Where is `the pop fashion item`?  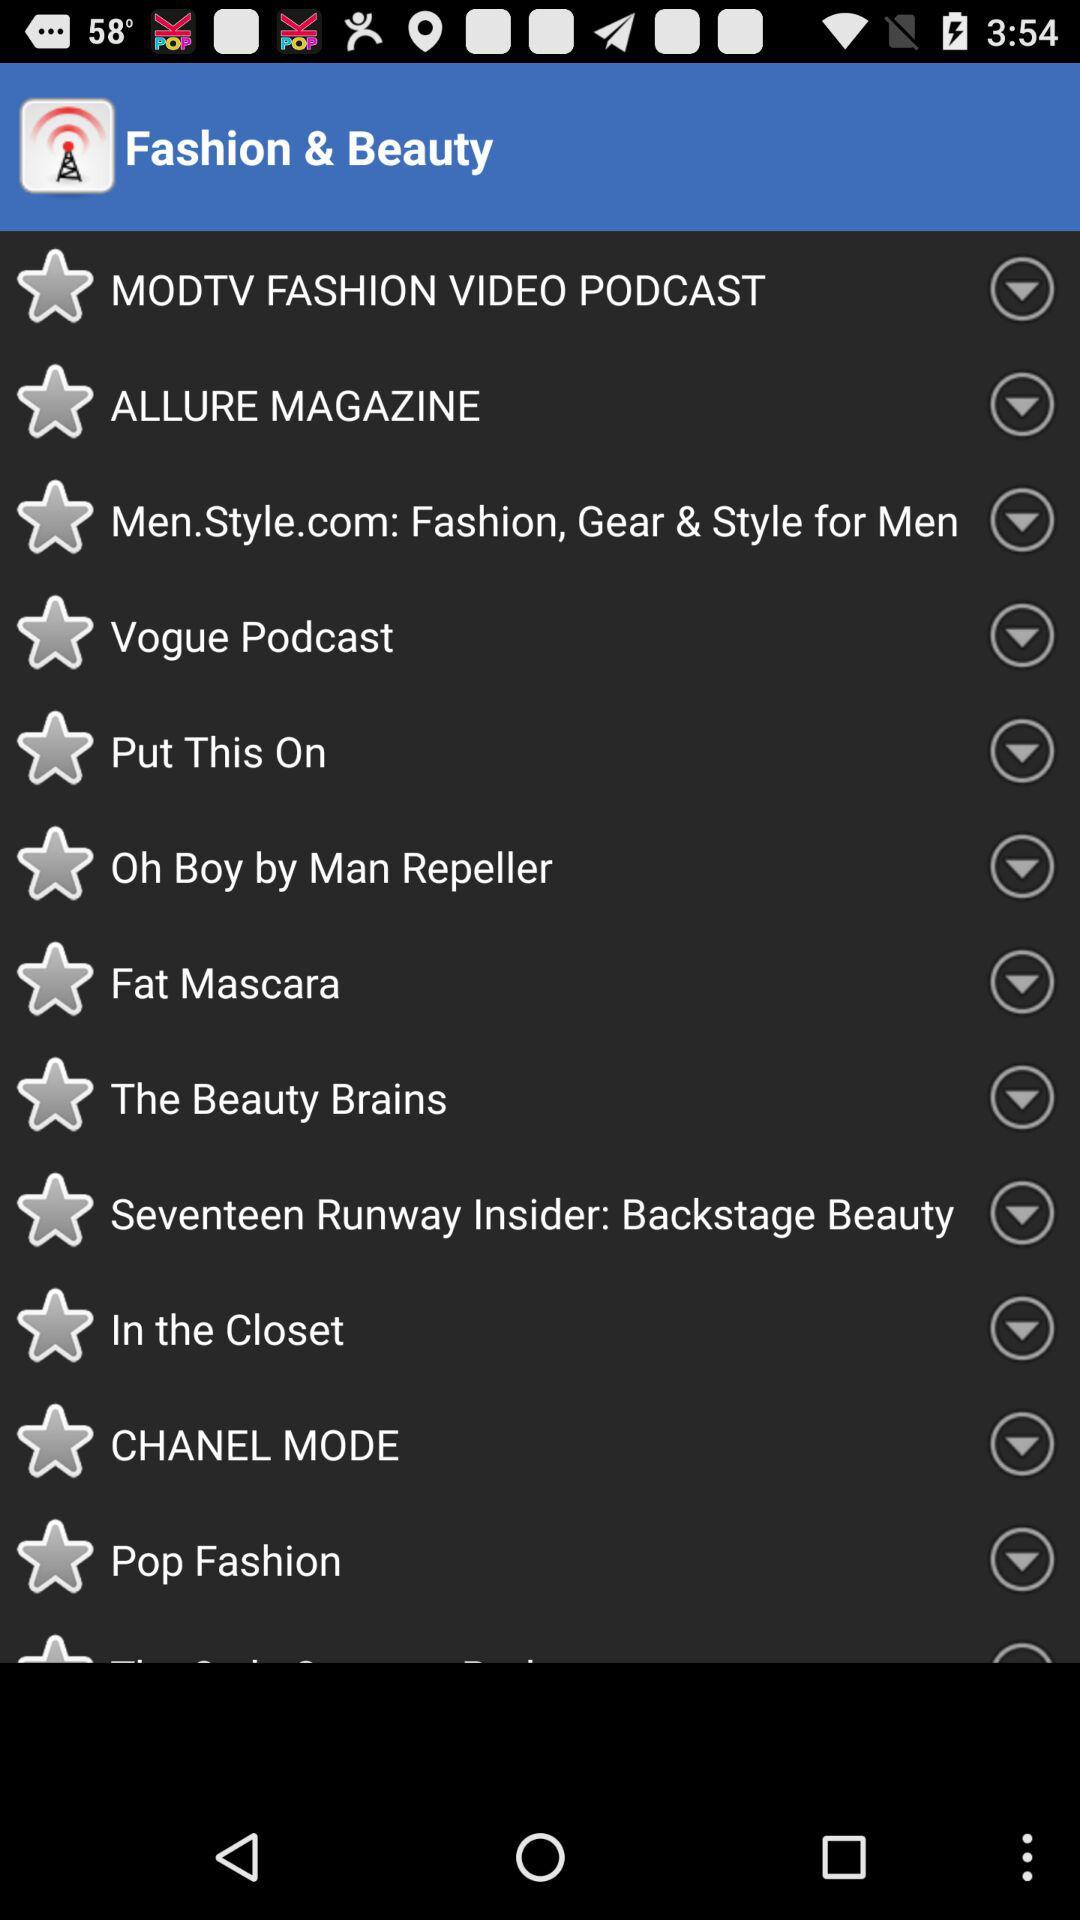 the pop fashion item is located at coordinates (536, 1558).